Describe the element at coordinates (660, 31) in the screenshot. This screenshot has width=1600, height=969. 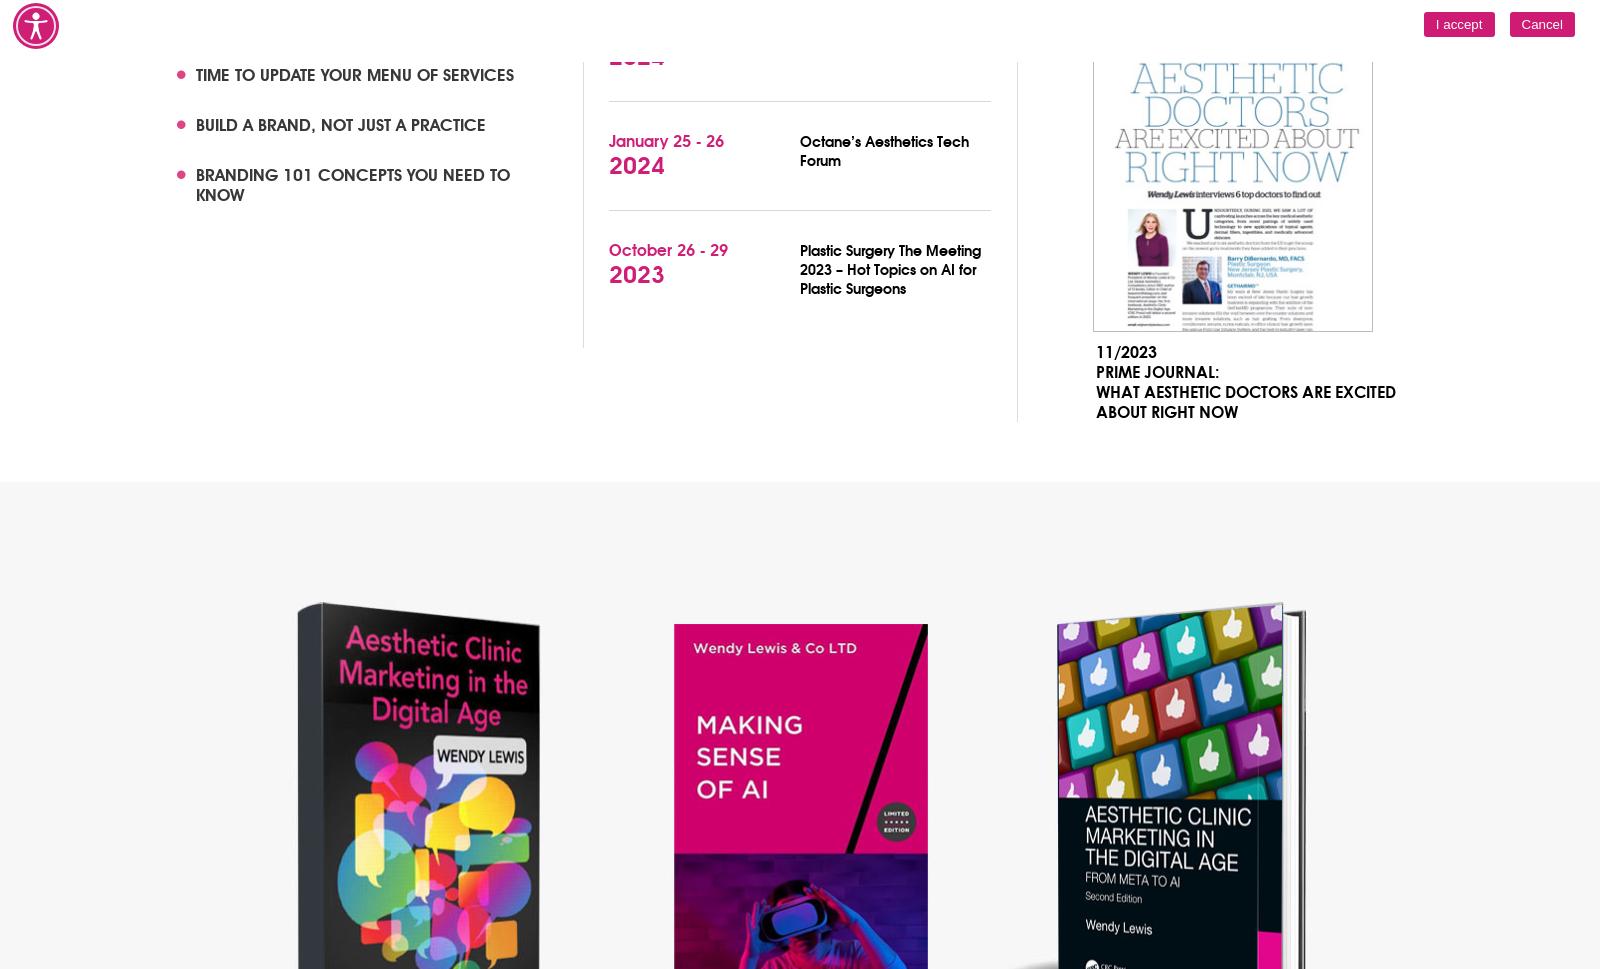
I see `'February 1 - 4'` at that location.